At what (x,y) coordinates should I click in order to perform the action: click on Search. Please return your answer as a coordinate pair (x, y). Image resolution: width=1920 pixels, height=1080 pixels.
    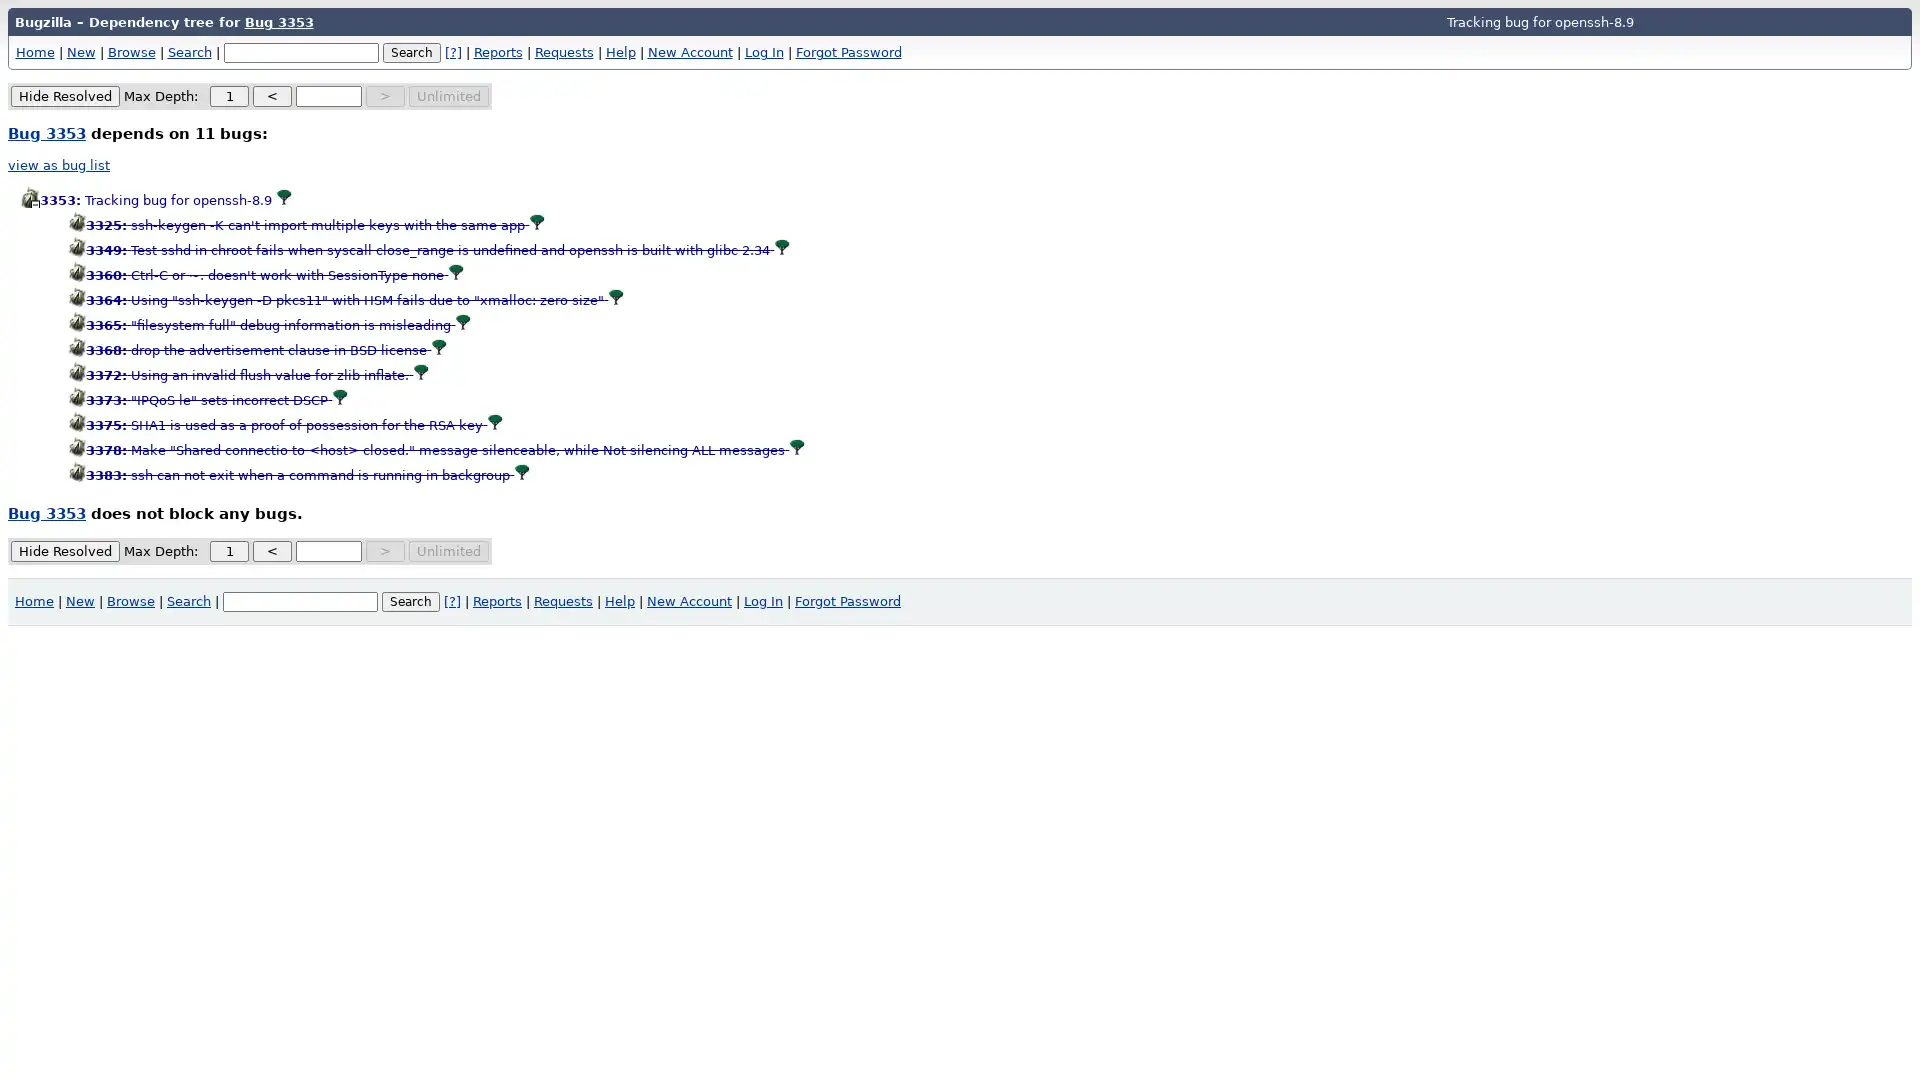
    Looking at the image, I should click on (410, 600).